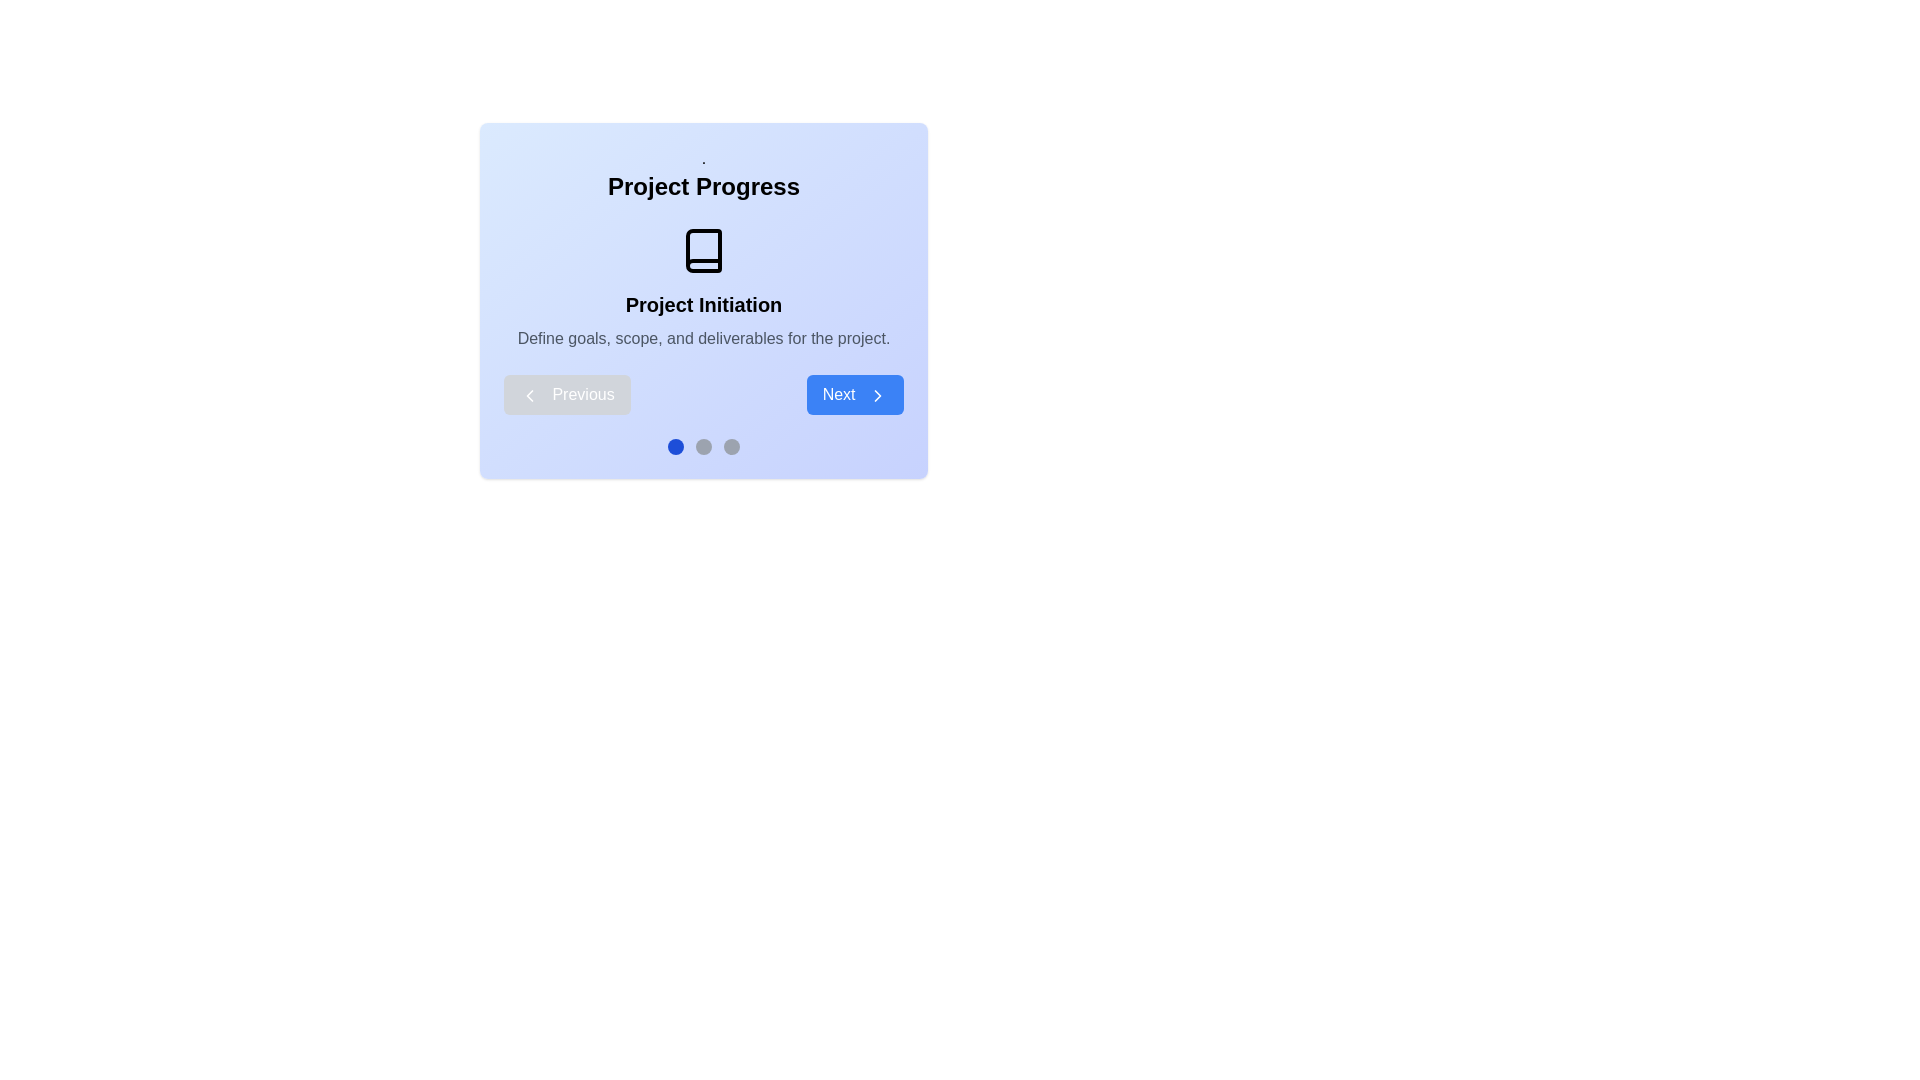 This screenshot has width=1920, height=1080. Describe the element at coordinates (730, 446) in the screenshot. I see `the third gray indicator dot in the pagination sequence` at that location.